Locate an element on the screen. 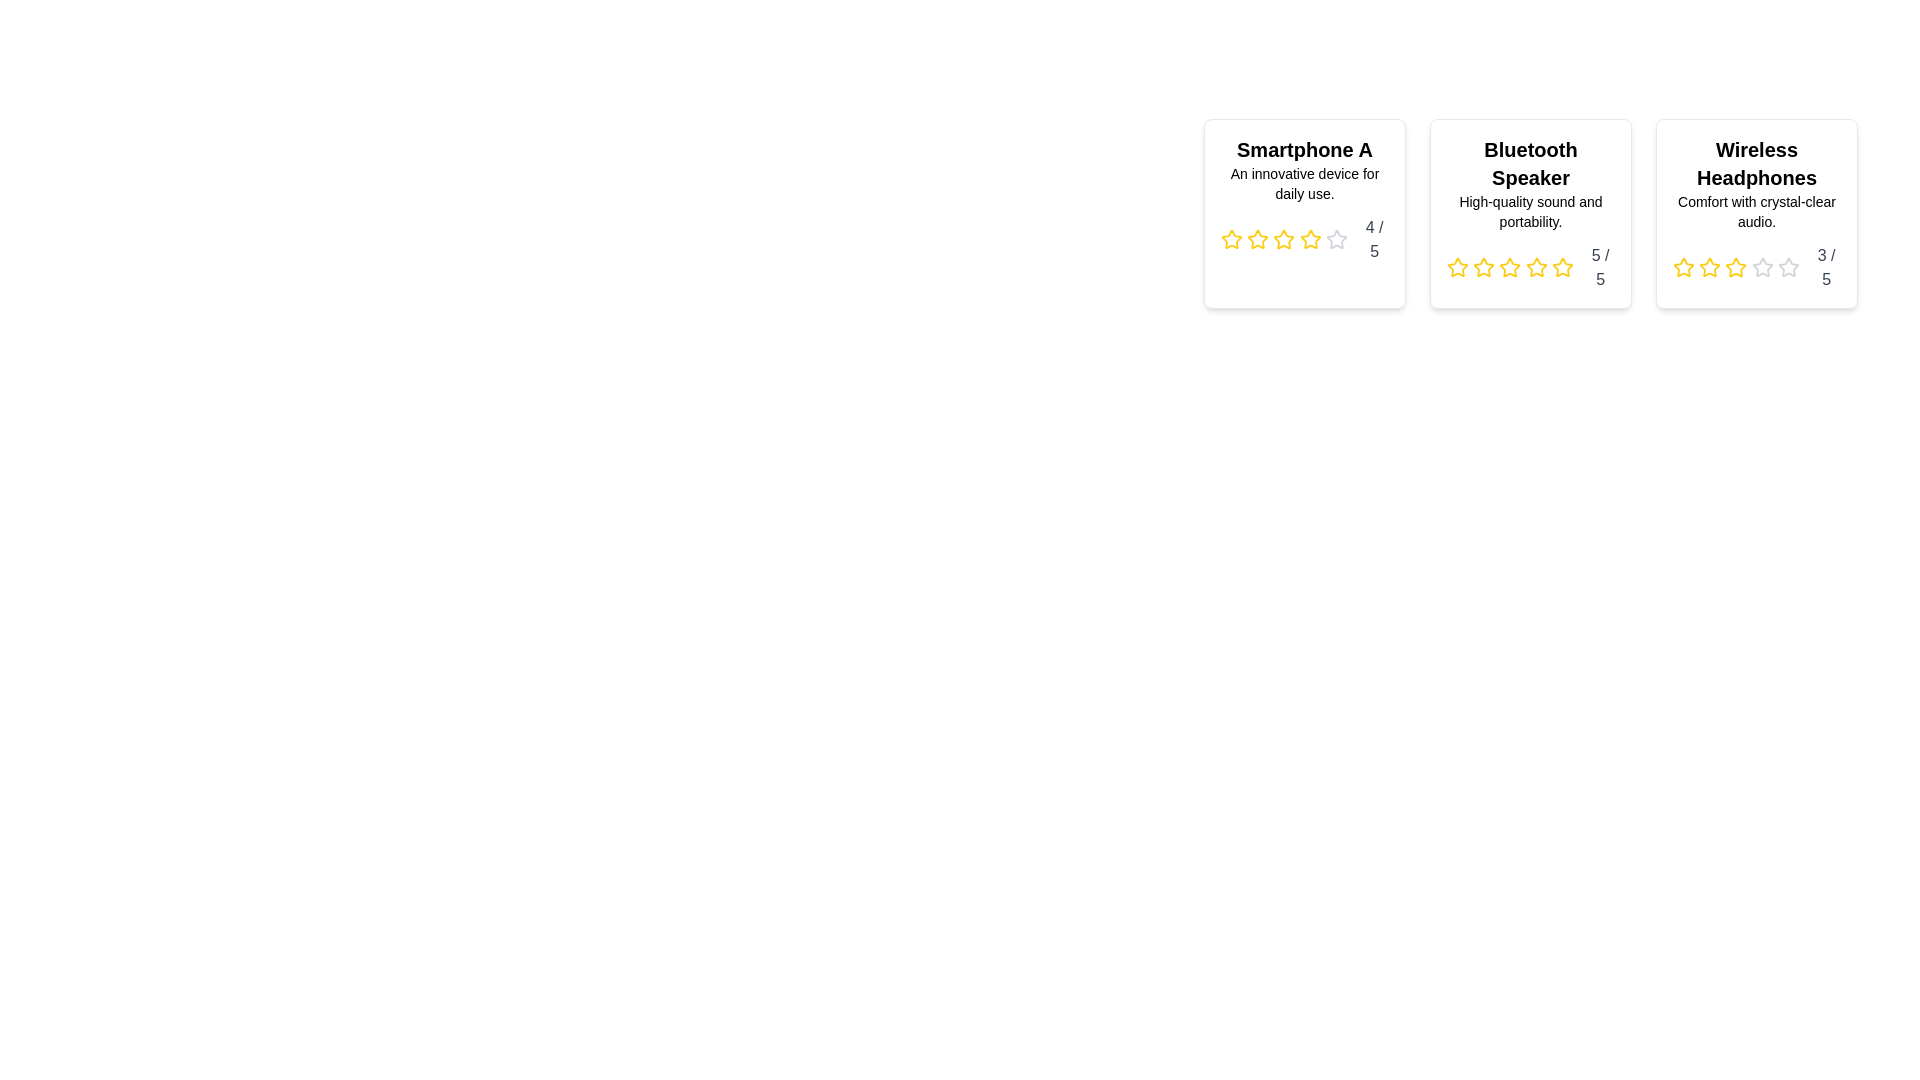  the star icon corresponding to 4 stars in the rating component is located at coordinates (1310, 238).